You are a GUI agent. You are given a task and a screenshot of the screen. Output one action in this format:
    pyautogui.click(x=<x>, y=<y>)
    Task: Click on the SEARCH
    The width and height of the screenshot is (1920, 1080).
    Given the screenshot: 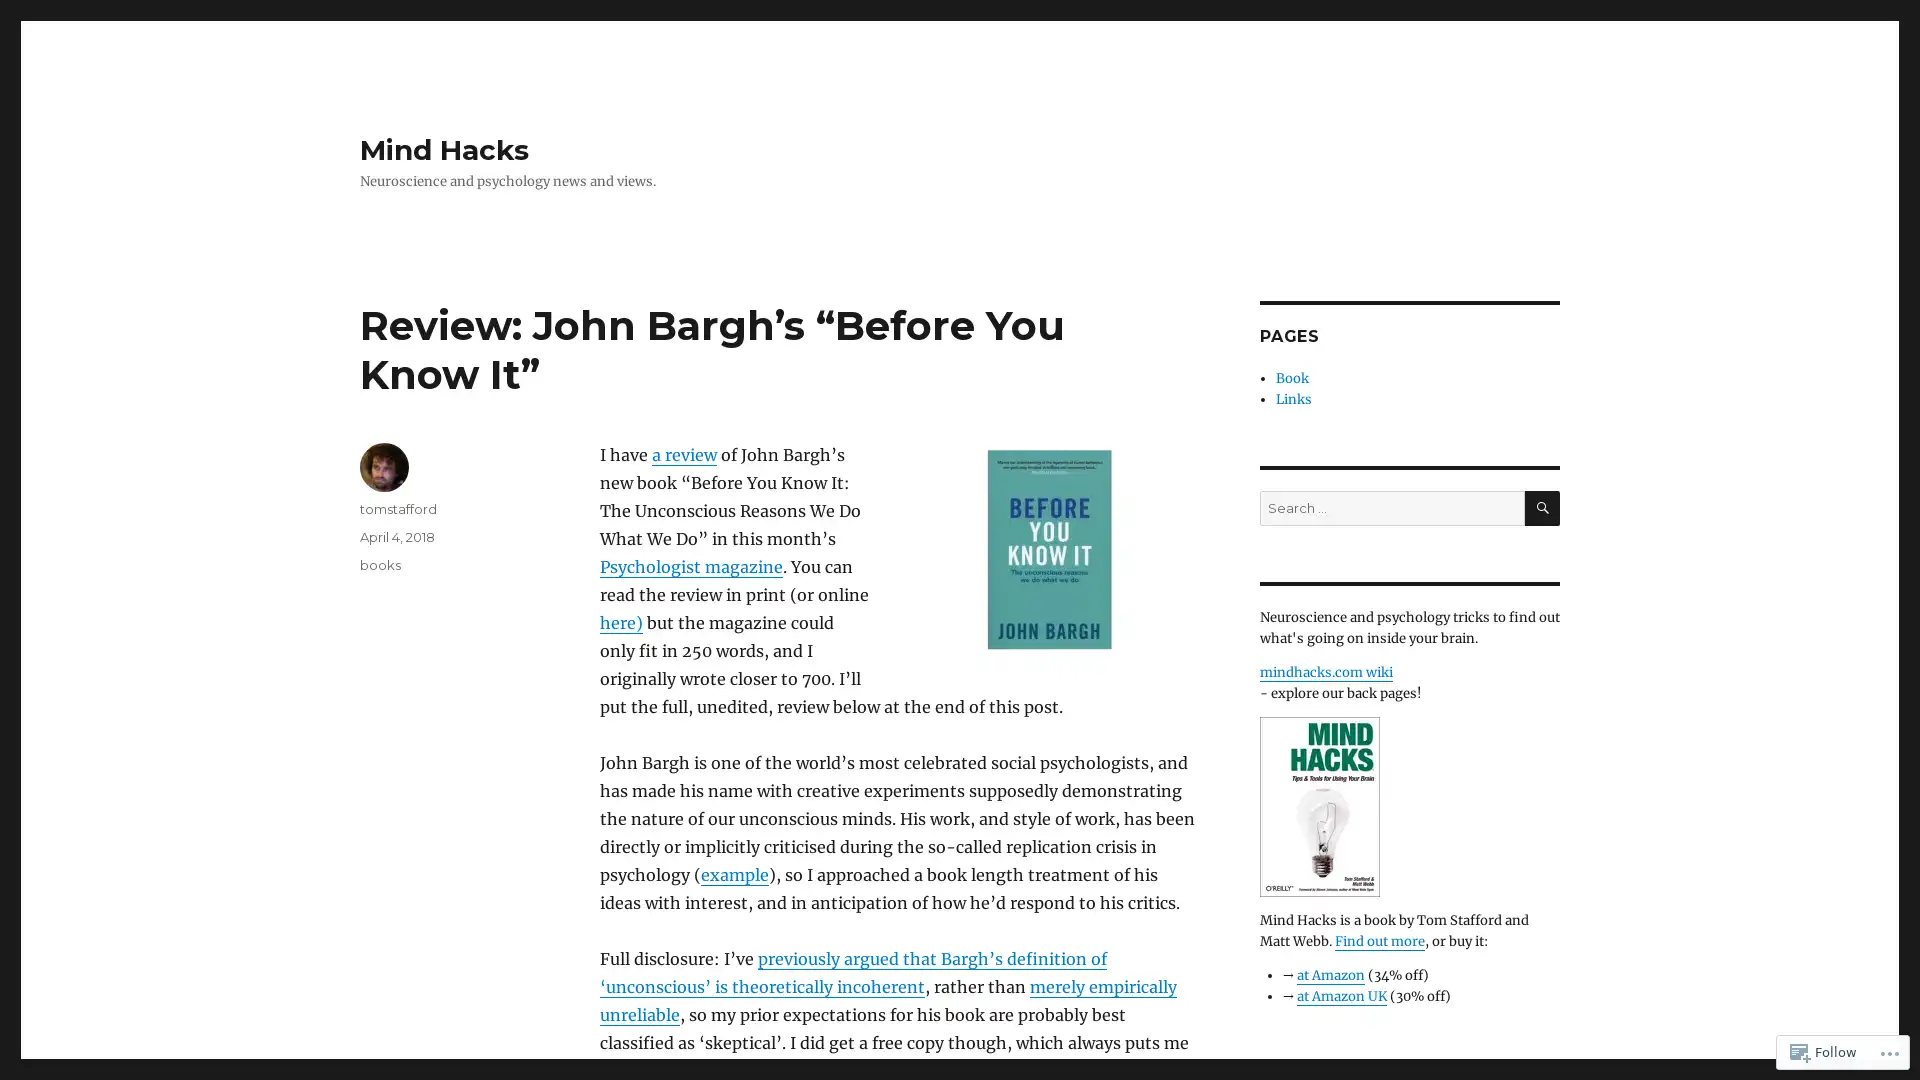 What is the action you would take?
    pyautogui.click(x=1541, y=507)
    